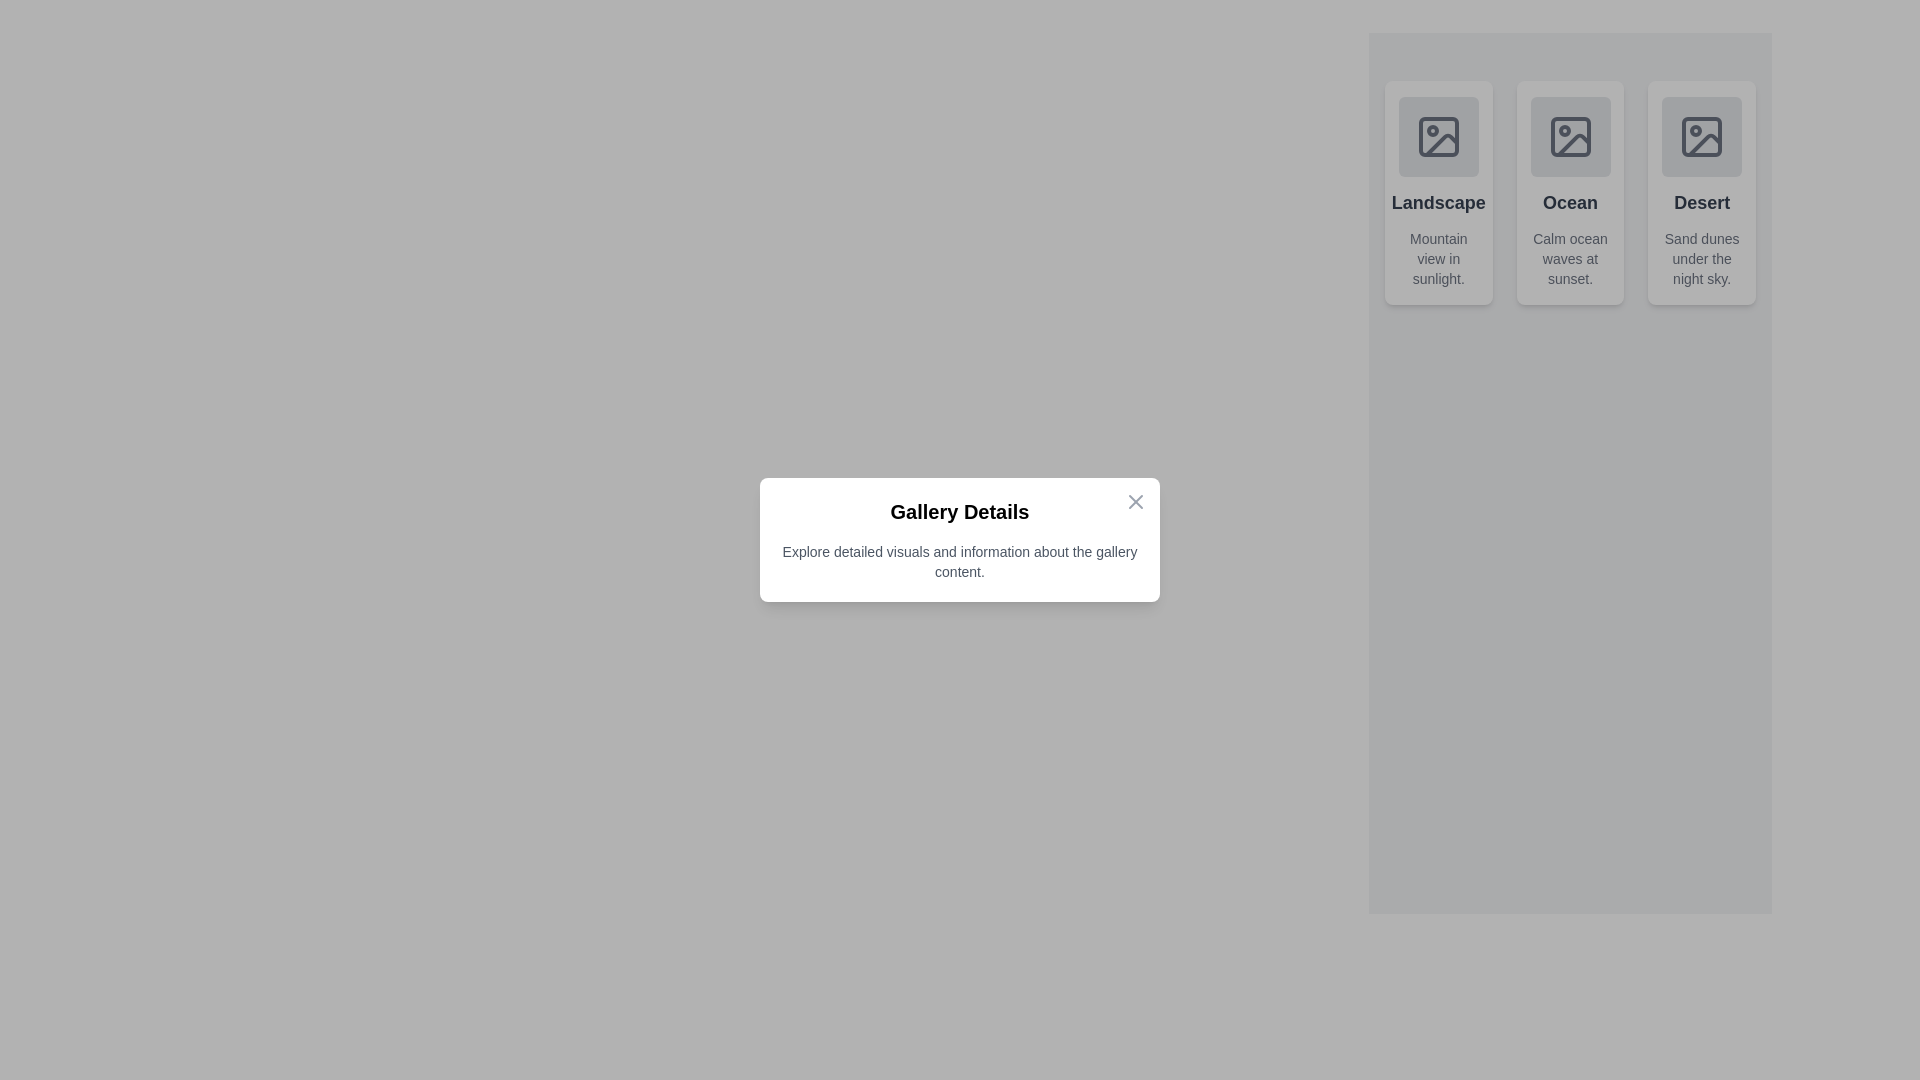  Describe the element at coordinates (1569, 203) in the screenshot. I see `text of the Text Label which serves as a title or header above the description 'Calm ocean waves at sunset'` at that location.